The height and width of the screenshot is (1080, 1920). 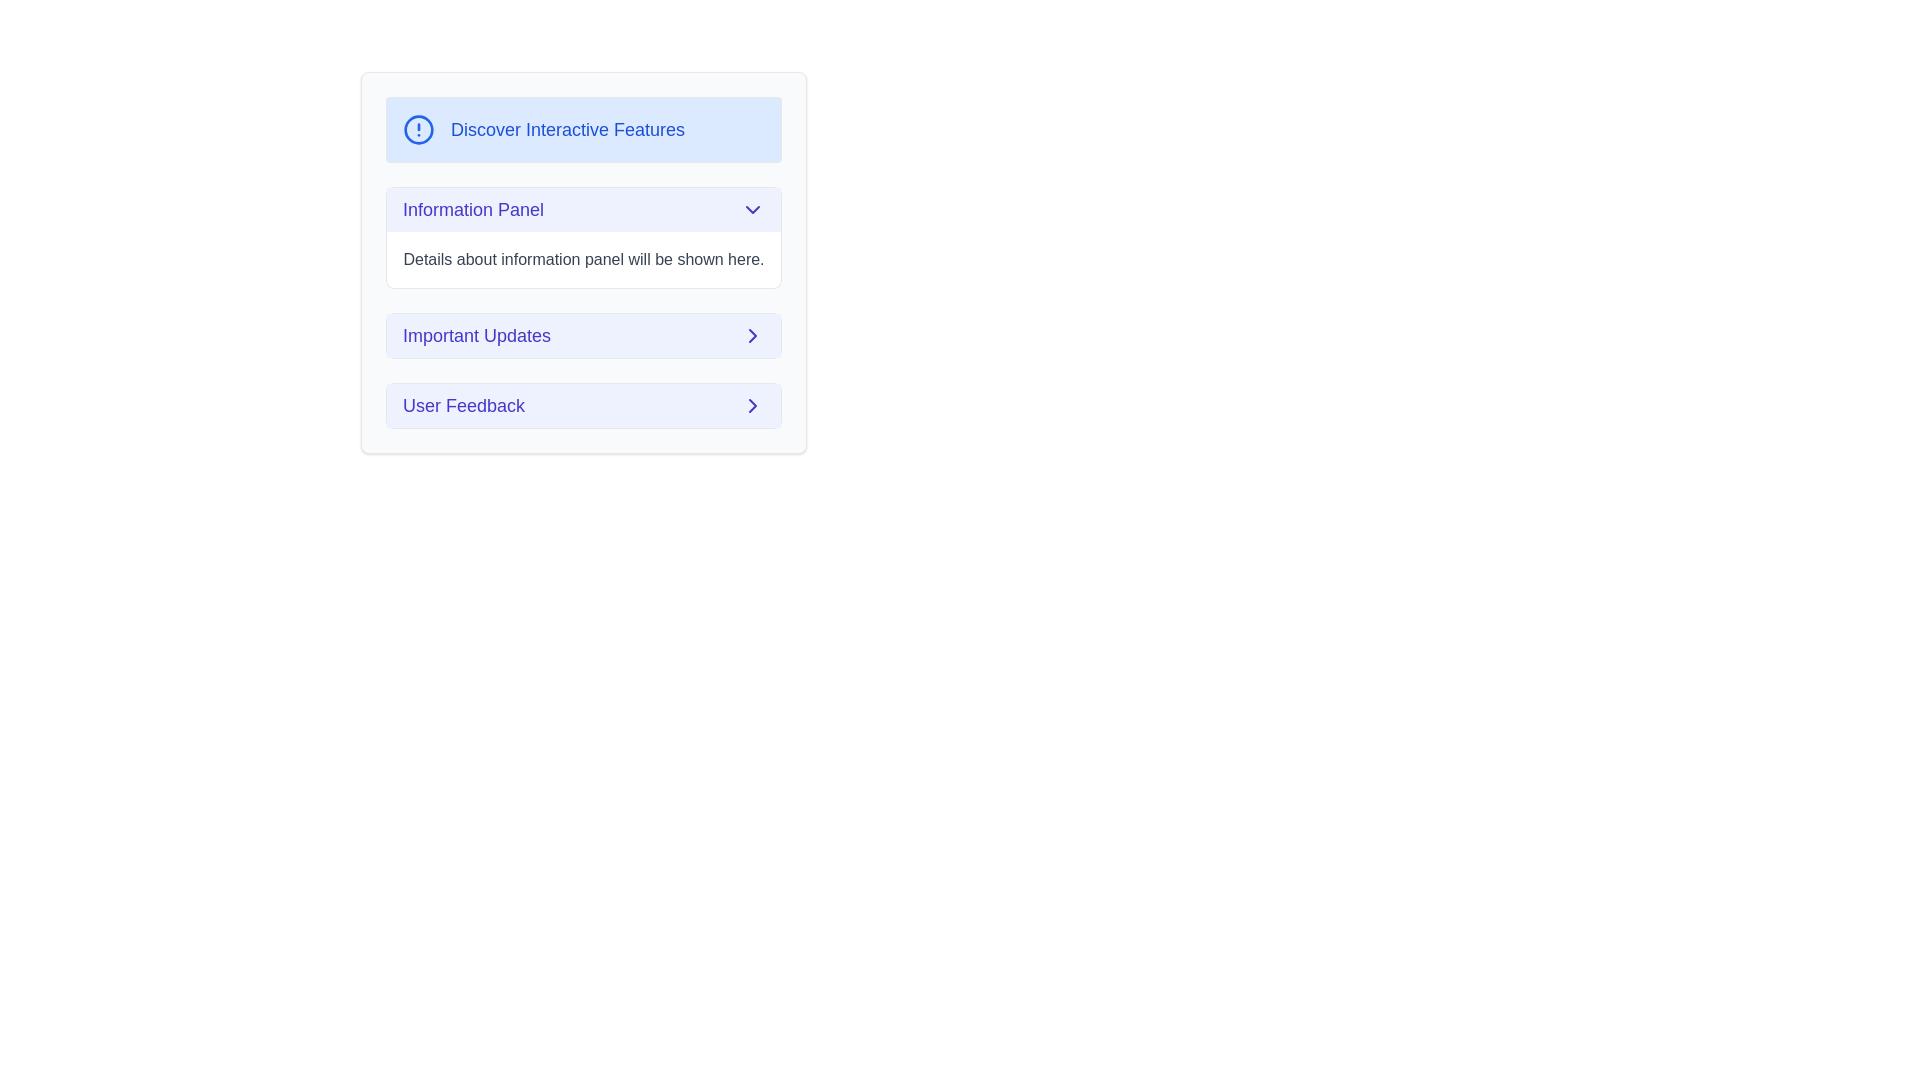 I want to click on the Header text located at the topmost position of the outlined grouped section with a light-blue background to gain information about the section below, so click(x=567, y=130).